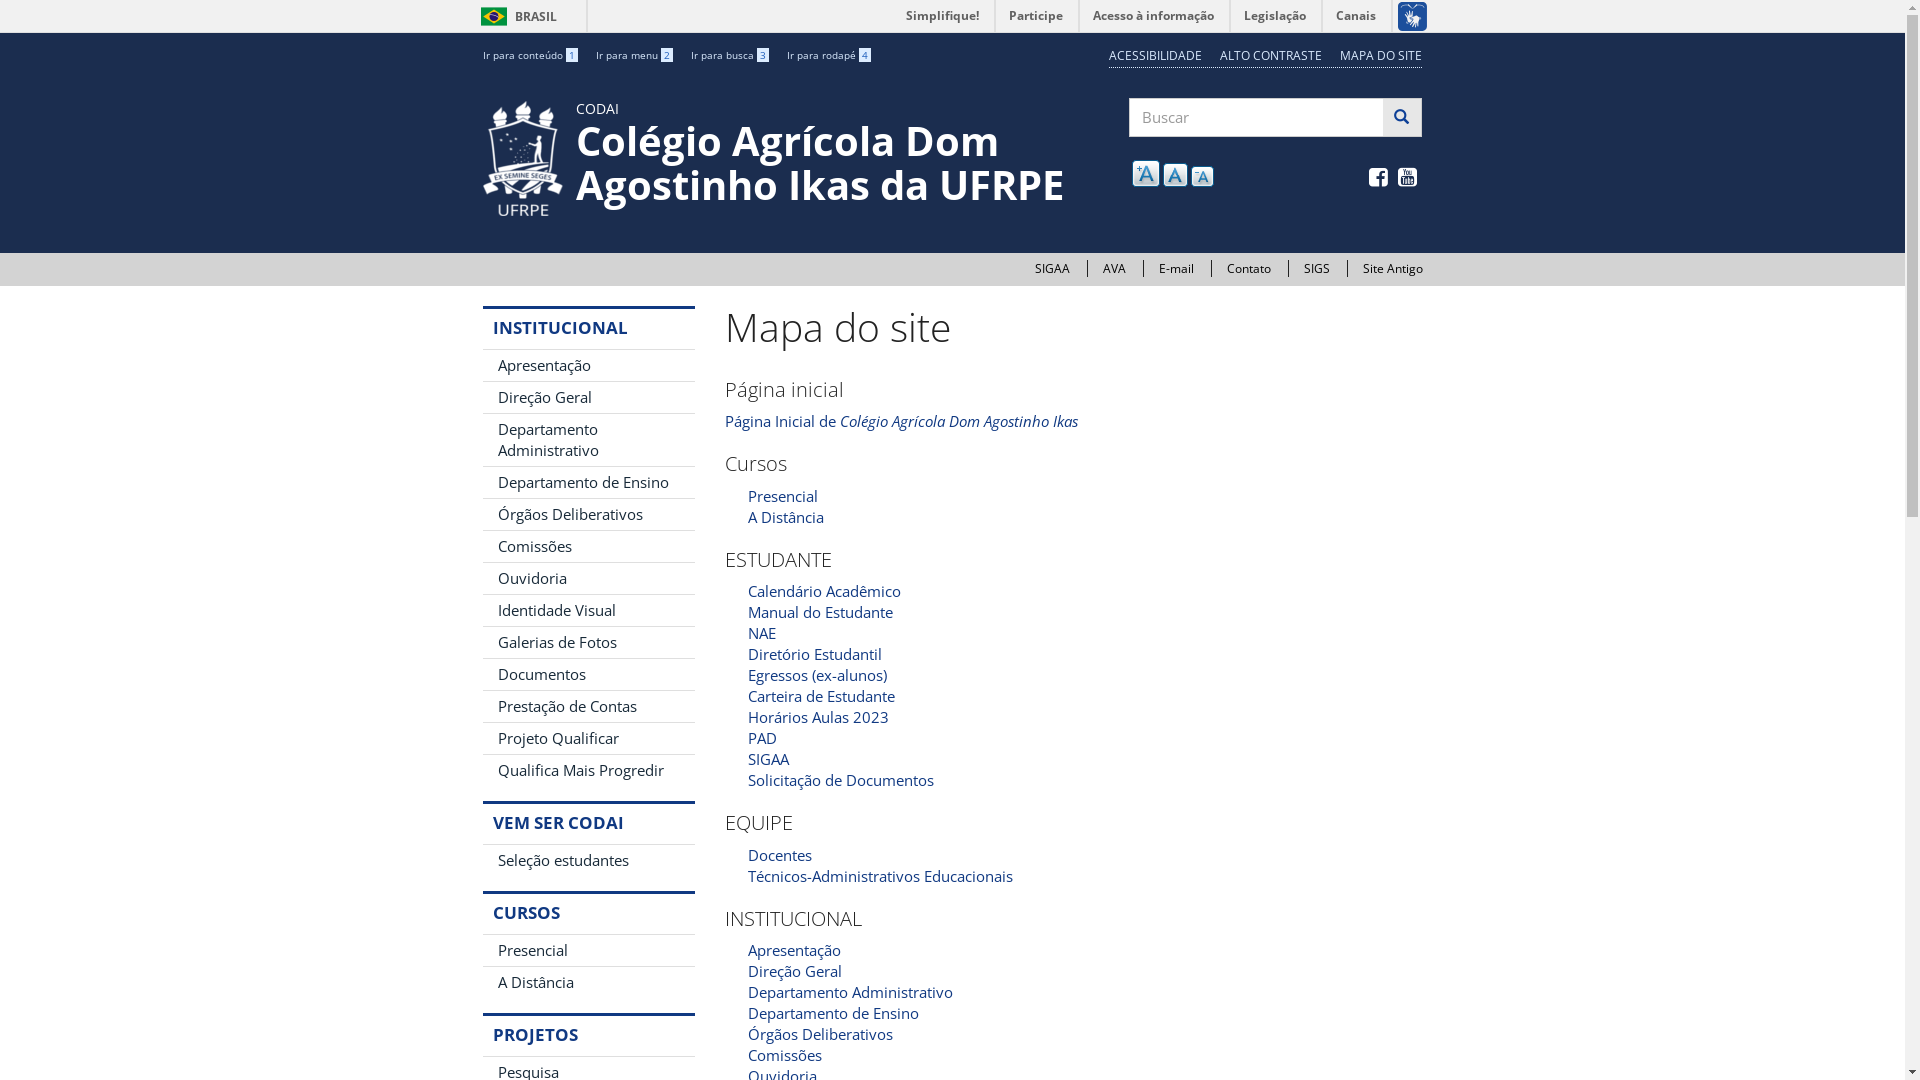  Describe the element at coordinates (493, 16) in the screenshot. I see `'BRASIL'` at that location.